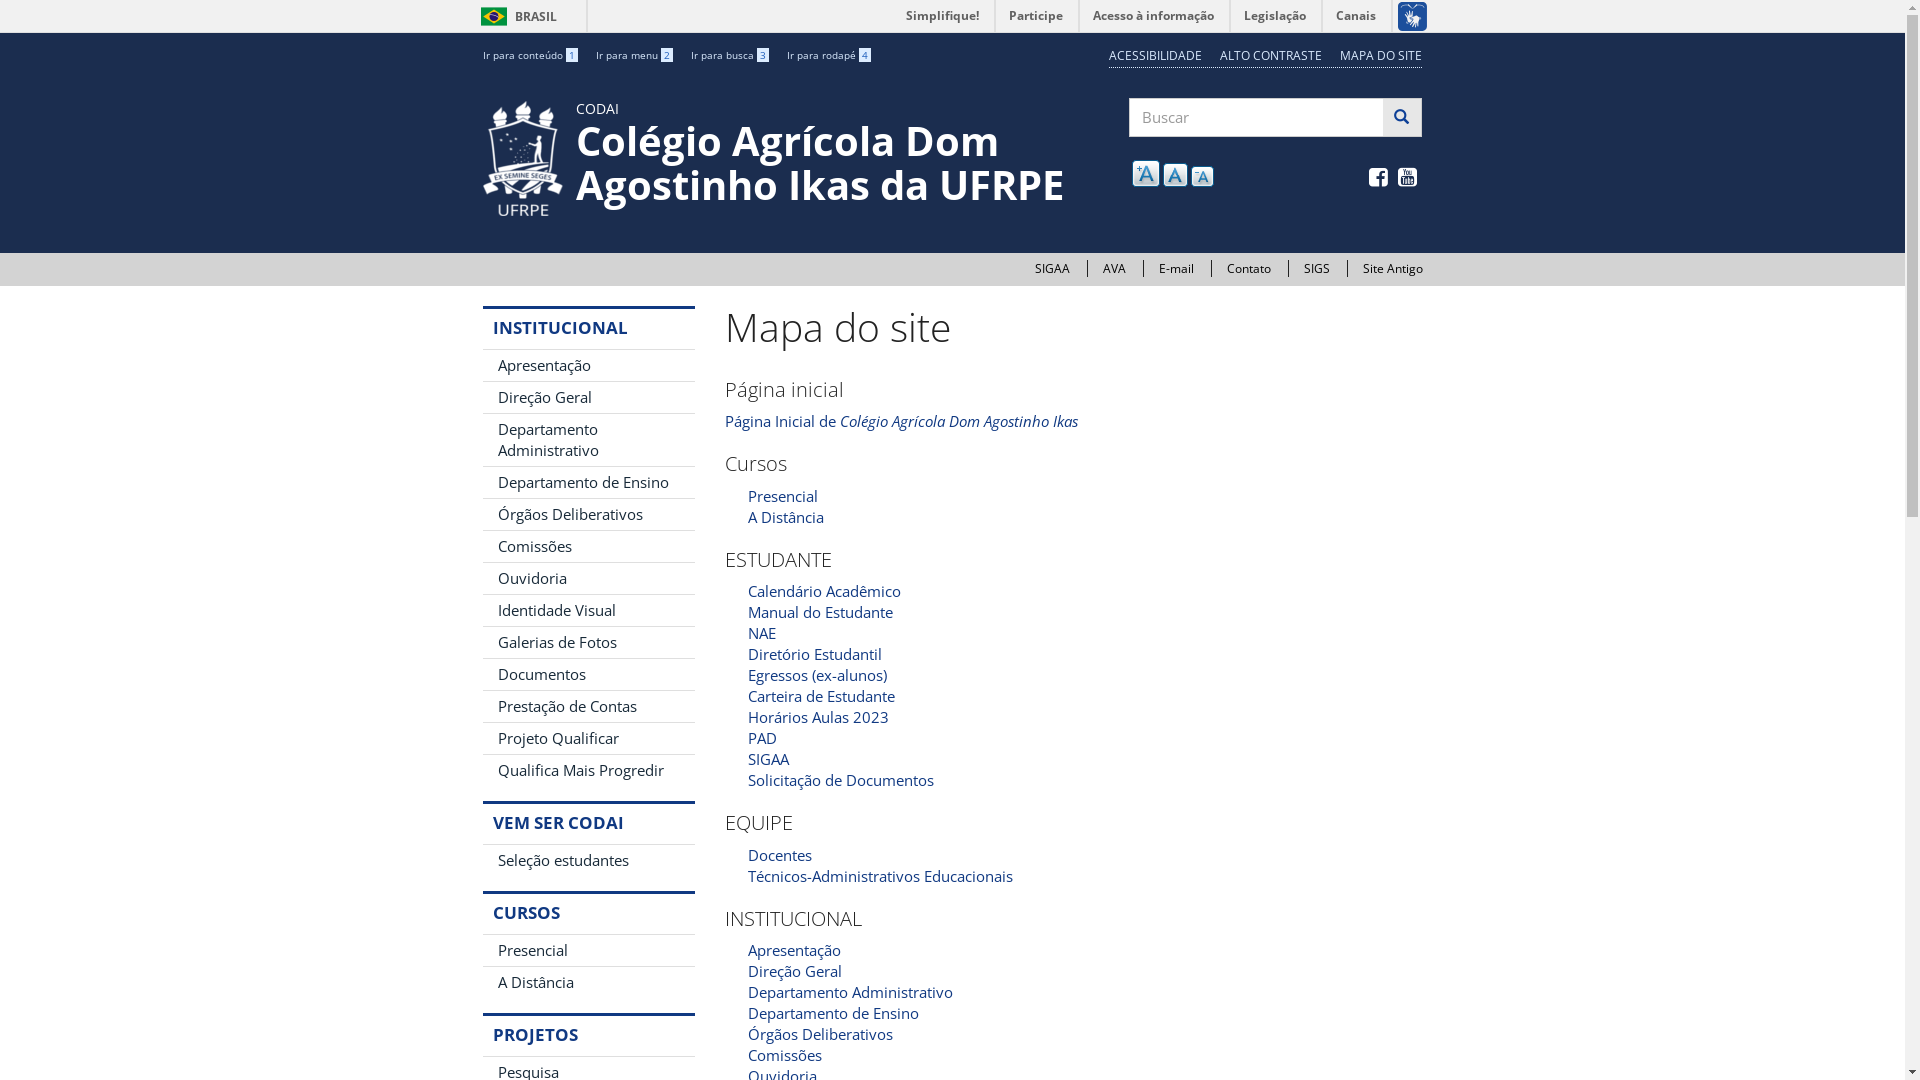  Describe the element at coordinates (493, 16) in the screenshot. I see `'BRASIL'` at that location.